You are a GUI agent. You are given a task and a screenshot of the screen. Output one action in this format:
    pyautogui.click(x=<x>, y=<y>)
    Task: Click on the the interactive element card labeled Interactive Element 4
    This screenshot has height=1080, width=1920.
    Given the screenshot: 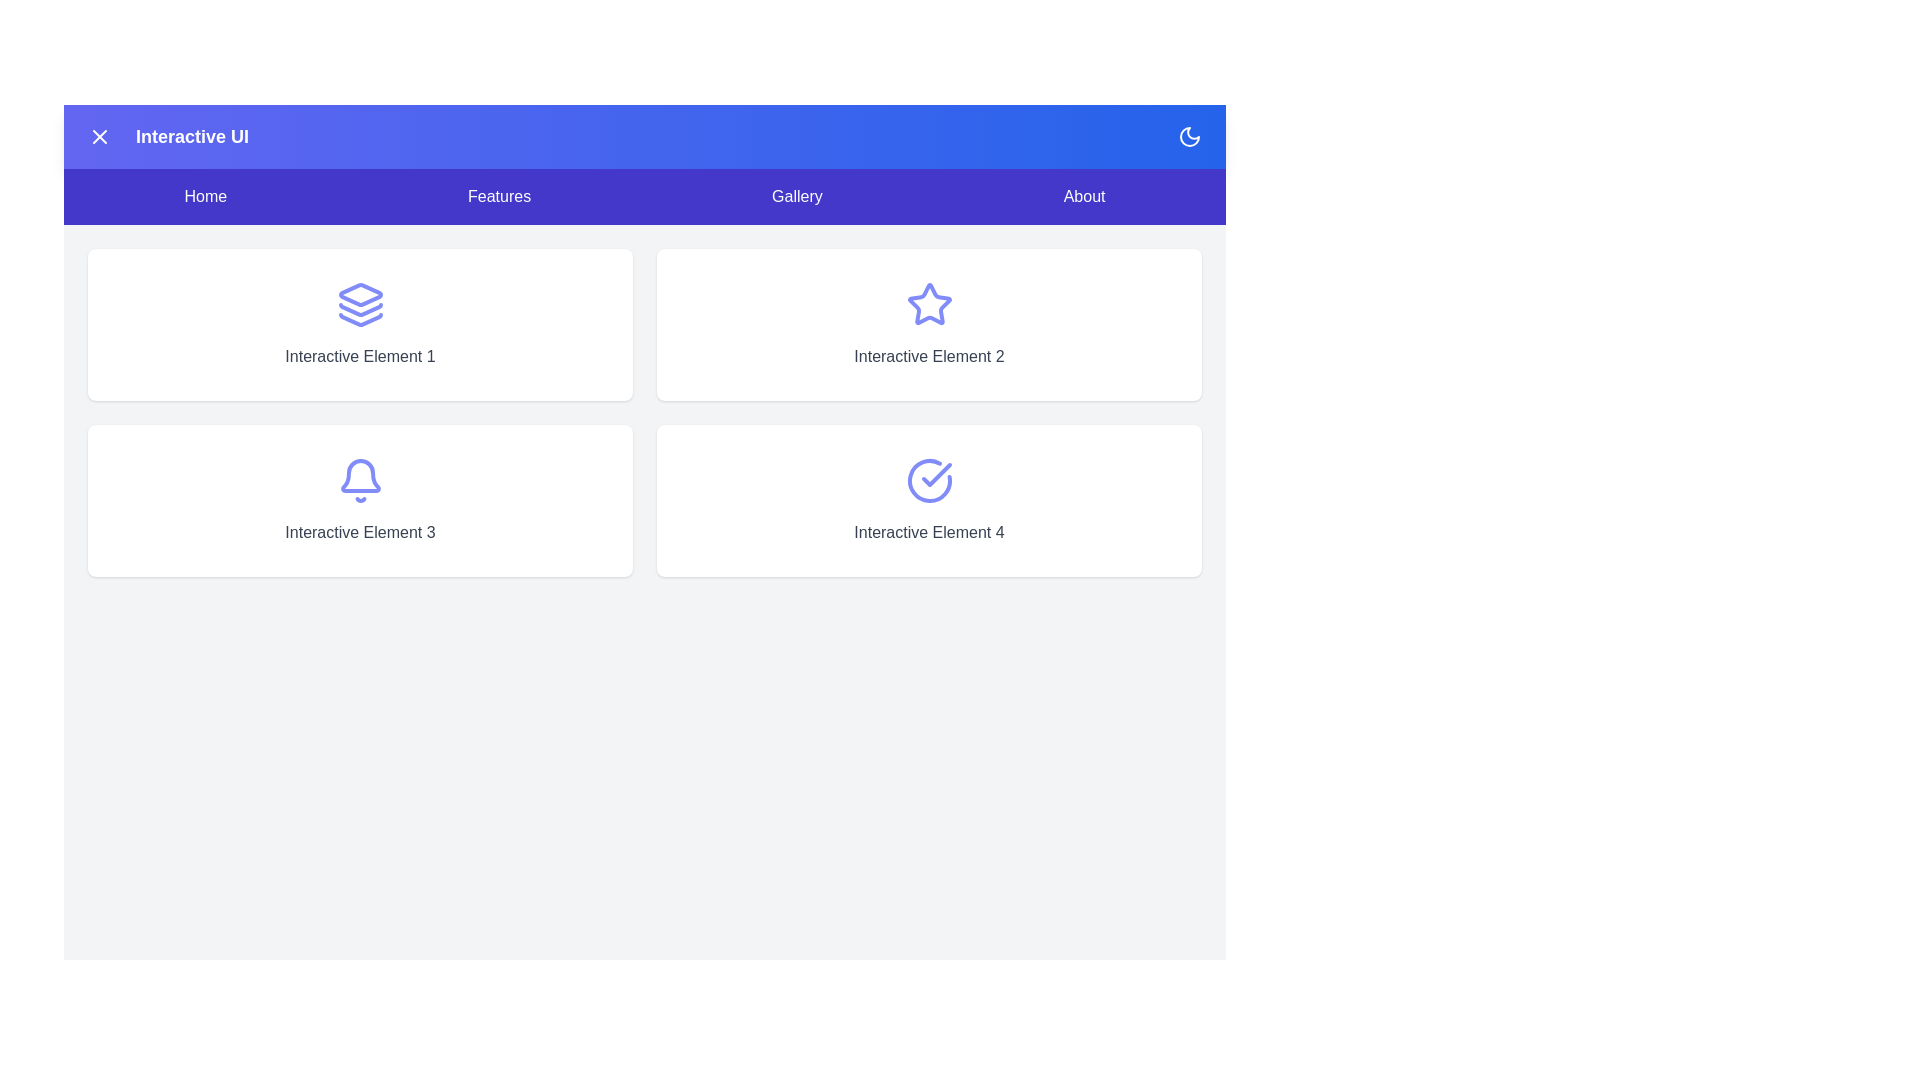 What is the action you would take?
    pyautogui.click(x=928, y=500)
    